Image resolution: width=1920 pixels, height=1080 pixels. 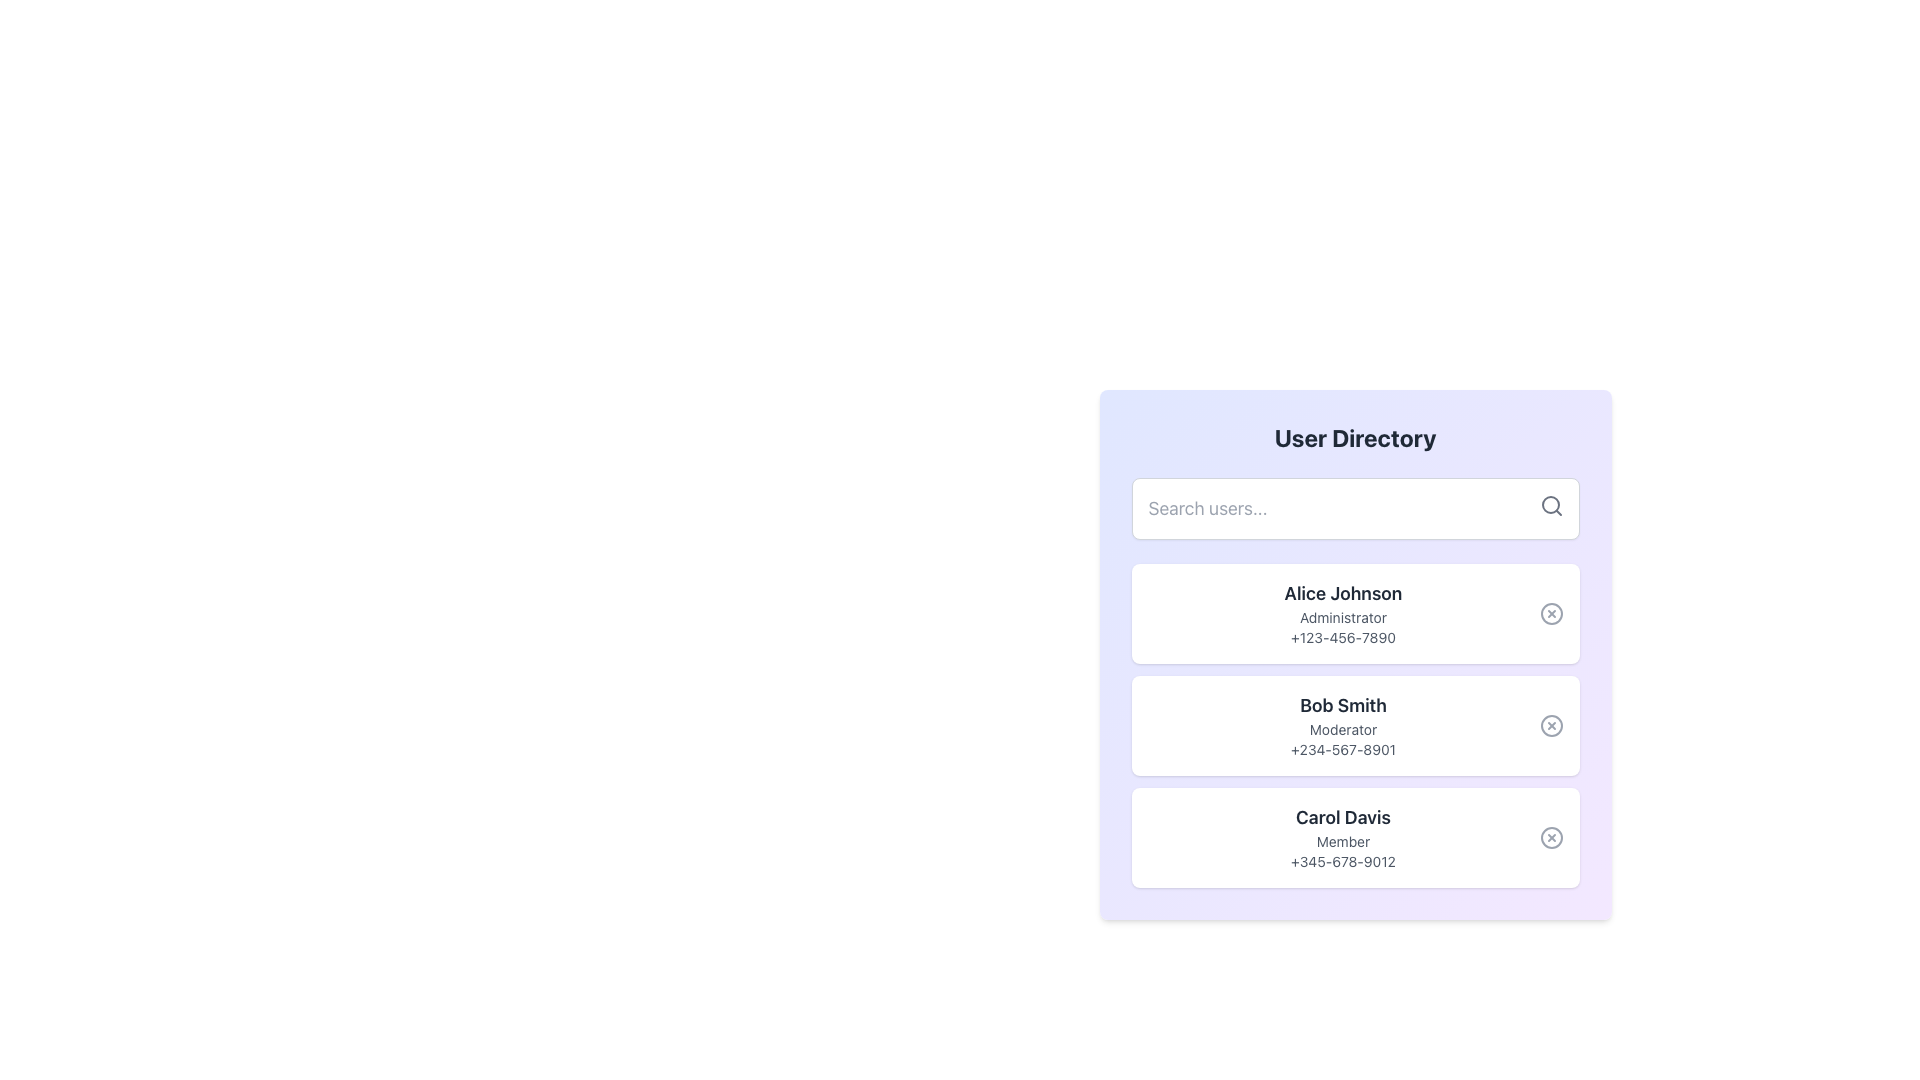 I want to click on the text label displaying the phone number '+234-567-8901', which is styled in gray and located below 'Moderator' in the user entry for 'Bob Smith', so click(x=1343, y=749).